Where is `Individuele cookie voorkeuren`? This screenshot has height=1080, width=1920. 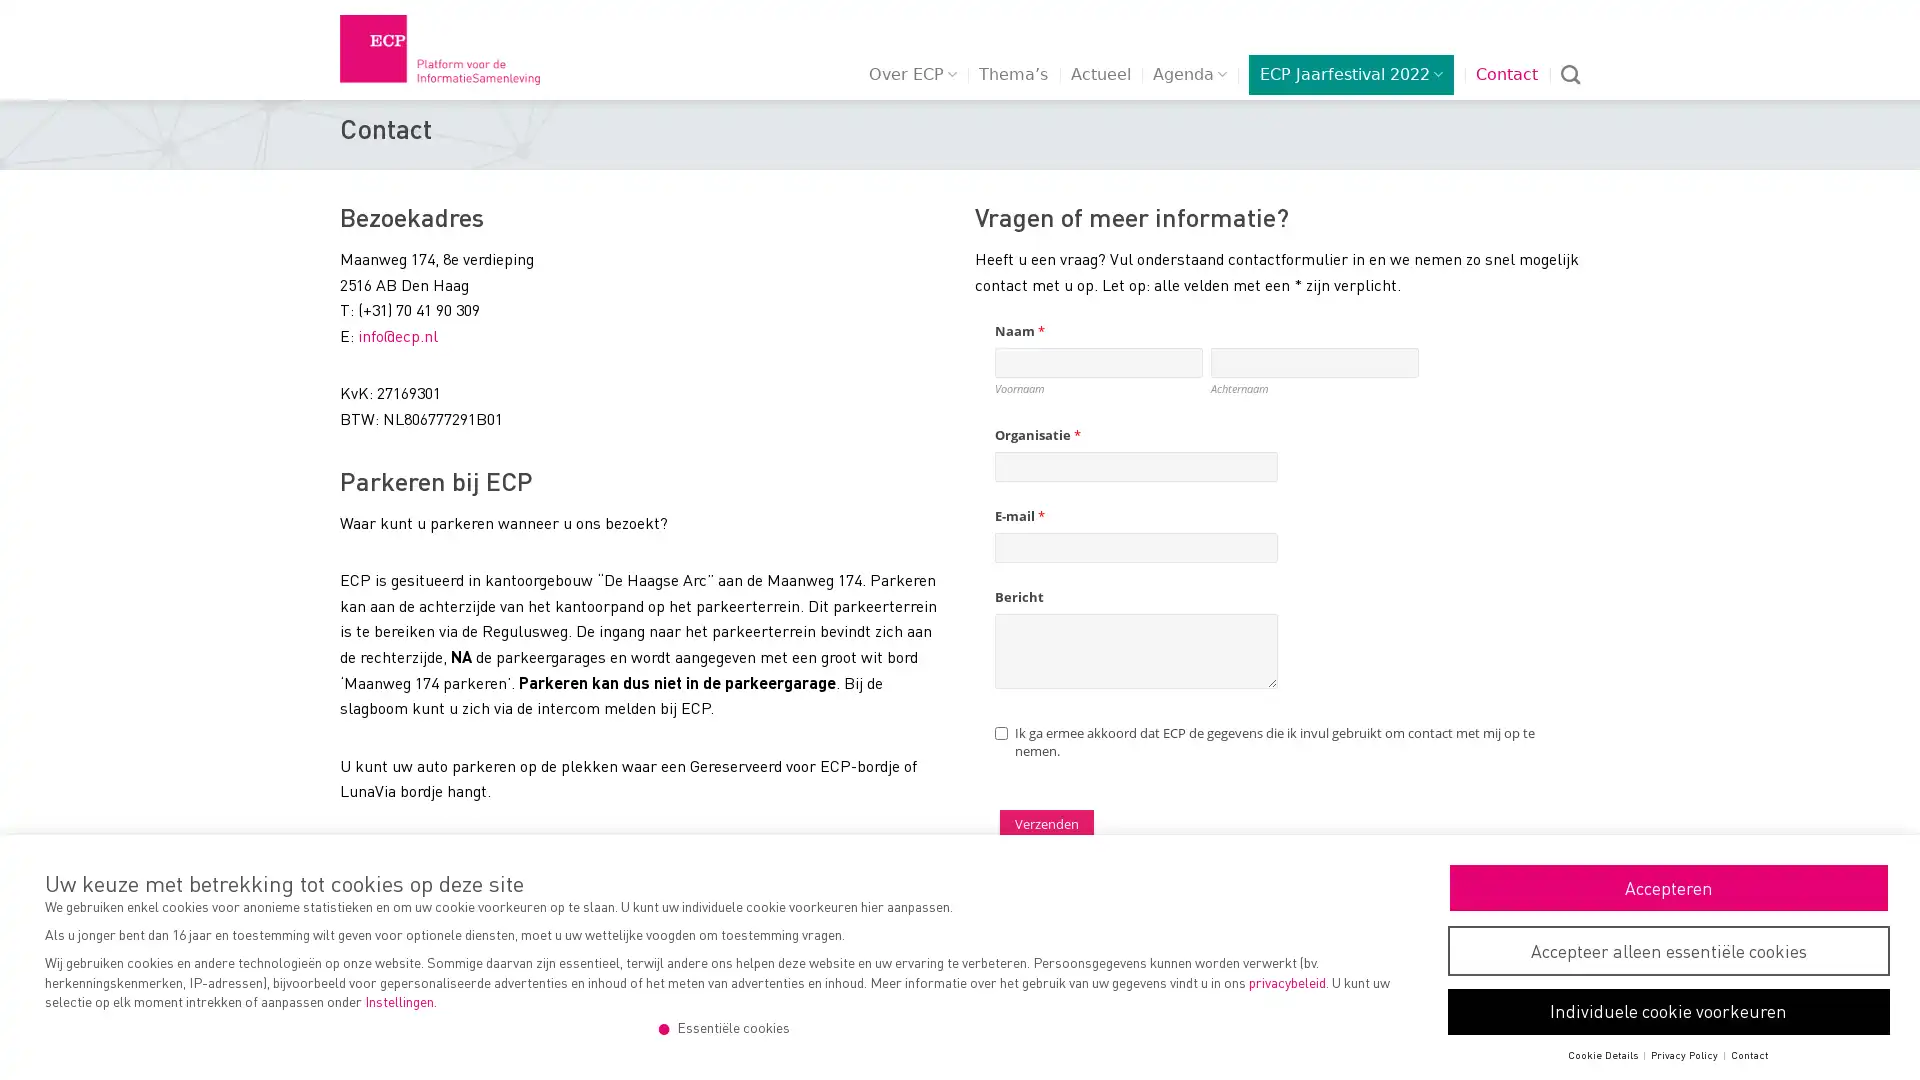 Individuele cookie voorkeuren is located at coordinates (1668, 1011).